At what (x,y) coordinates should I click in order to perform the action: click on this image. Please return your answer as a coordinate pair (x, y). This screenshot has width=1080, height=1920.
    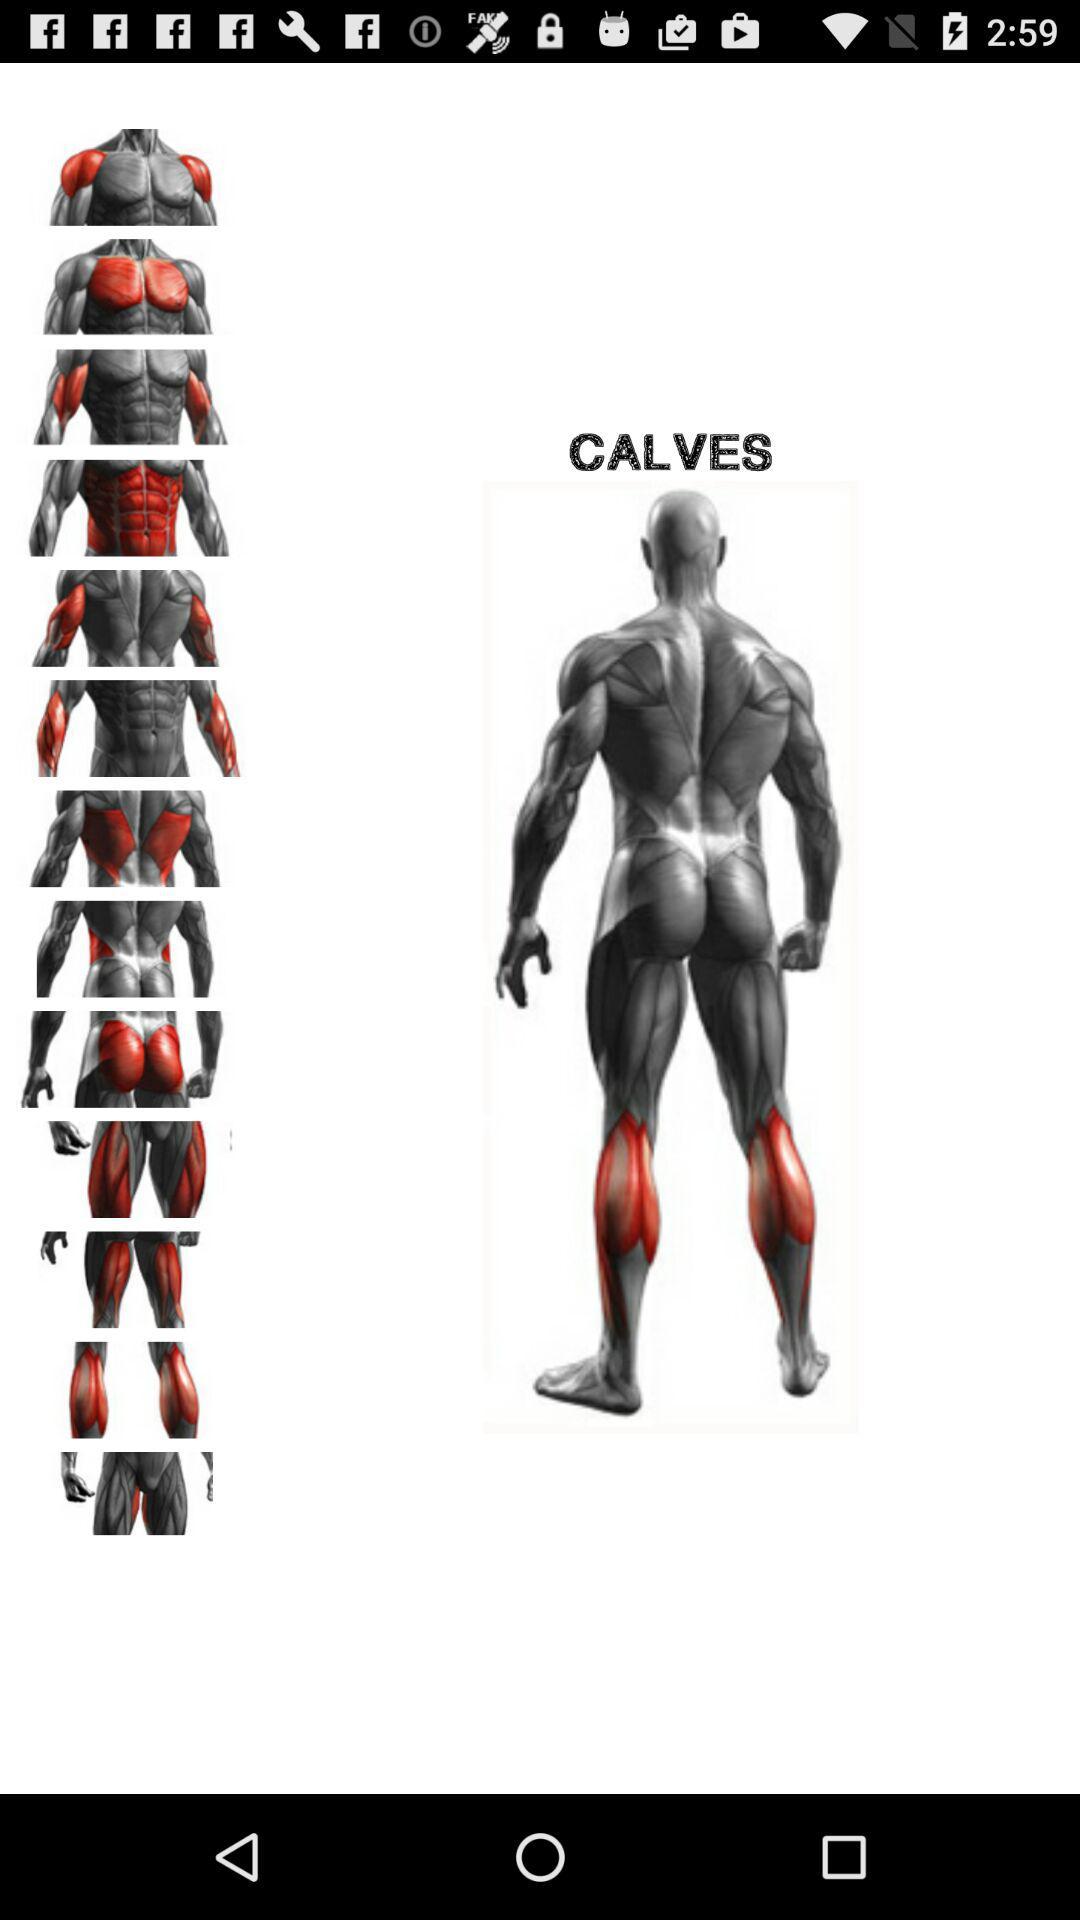
    Looking at the image, I should click on (131, 1162).